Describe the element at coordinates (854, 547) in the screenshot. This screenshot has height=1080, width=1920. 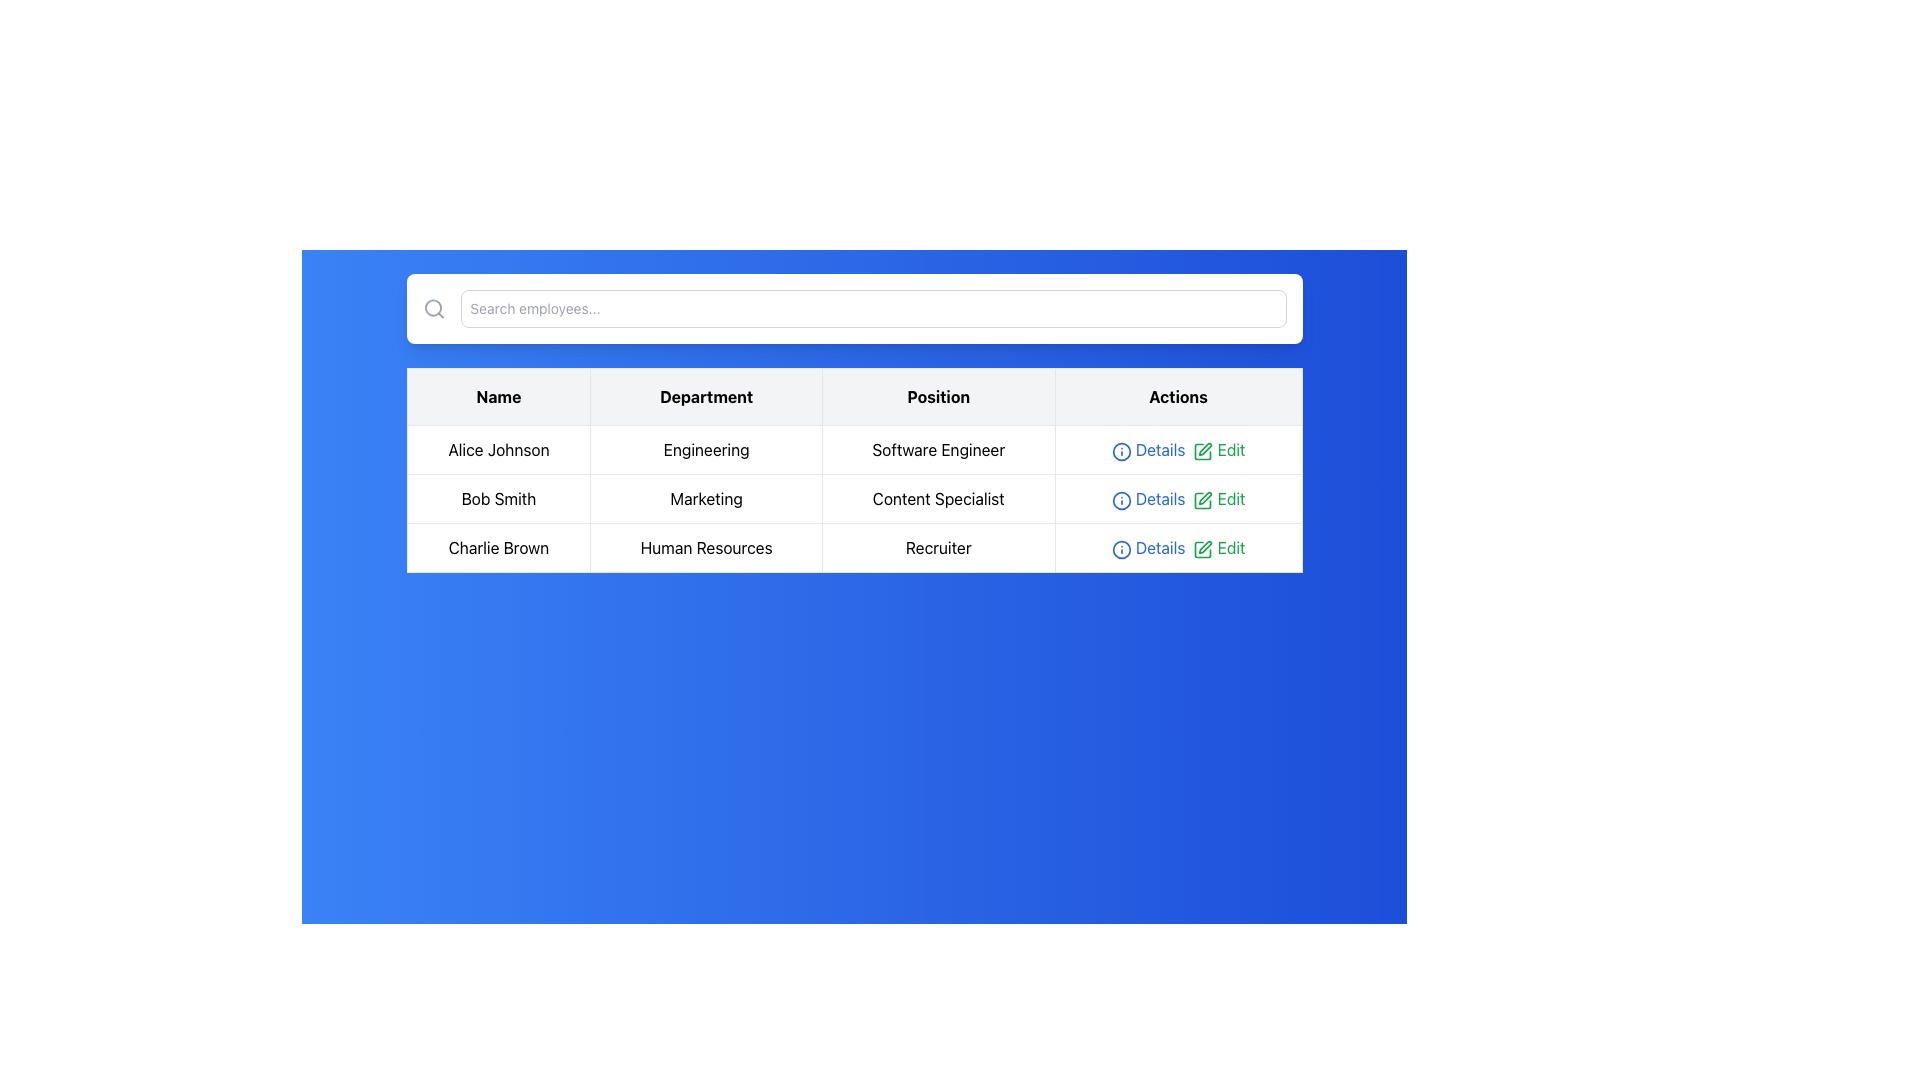
I see `the third table row displaying employee data for 'Charlie Brown' to interact with the details or edit the data` at that location.